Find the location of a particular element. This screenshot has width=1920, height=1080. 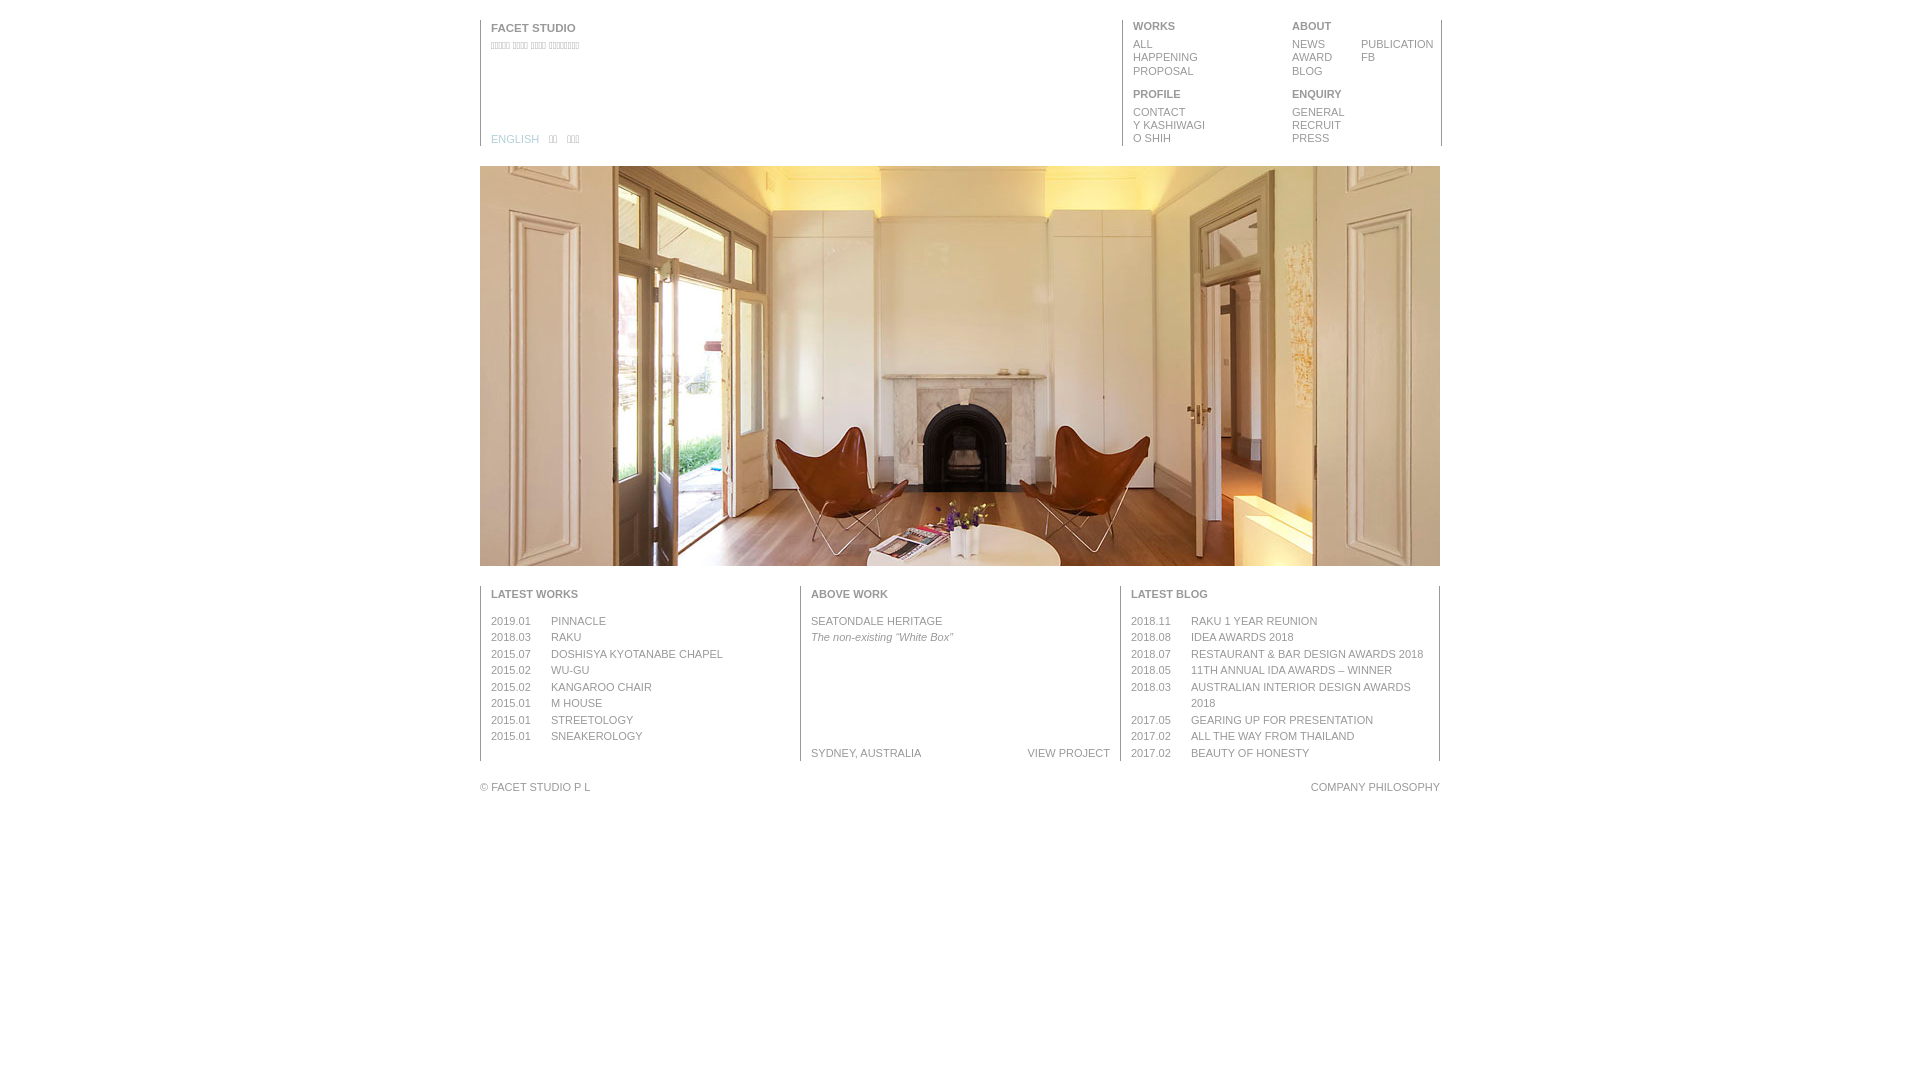

'AWARD' is located at coordinates (1329, 56).